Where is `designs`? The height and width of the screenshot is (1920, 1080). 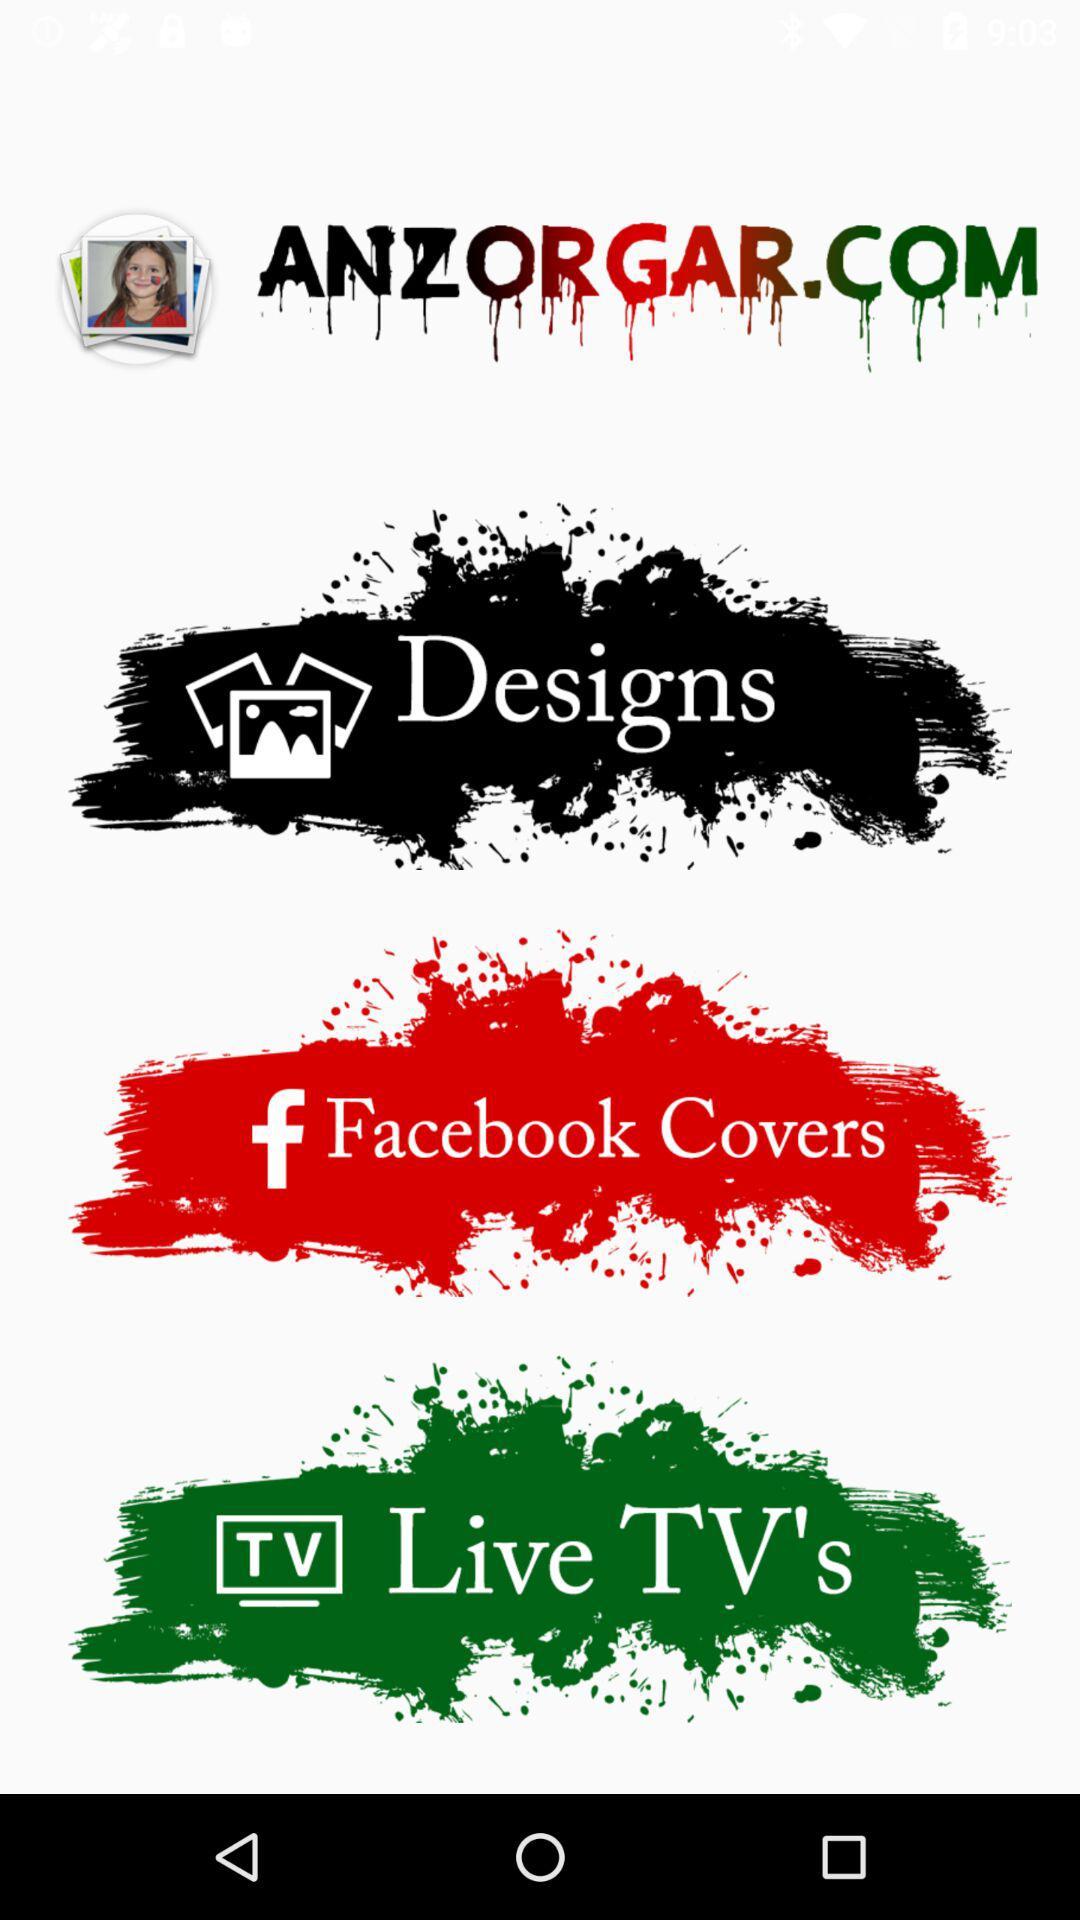
designs is located at coordinates (540, 685).